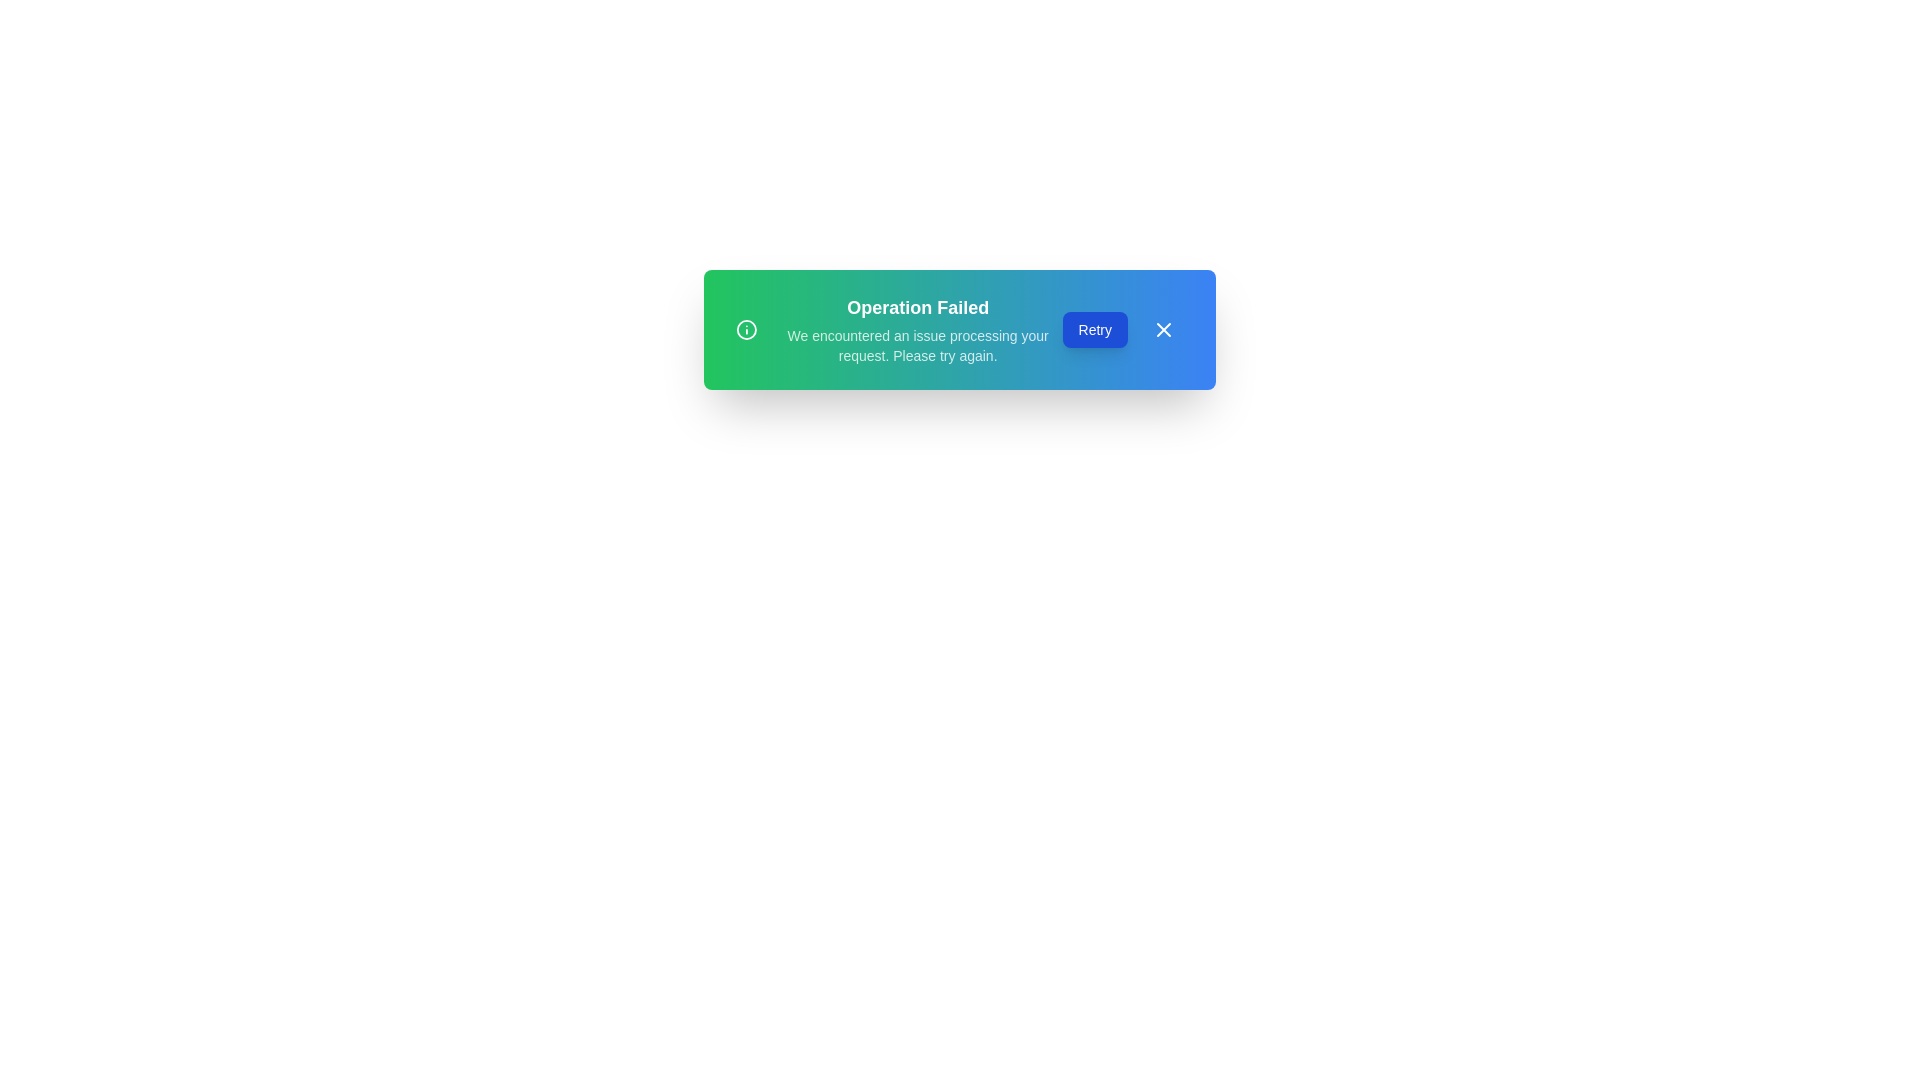  What do you see at coordinates (1093, 329) in the screenshot?
I see `the 'Retry' button to attempt the action again` at bounding box center [1093, 329].